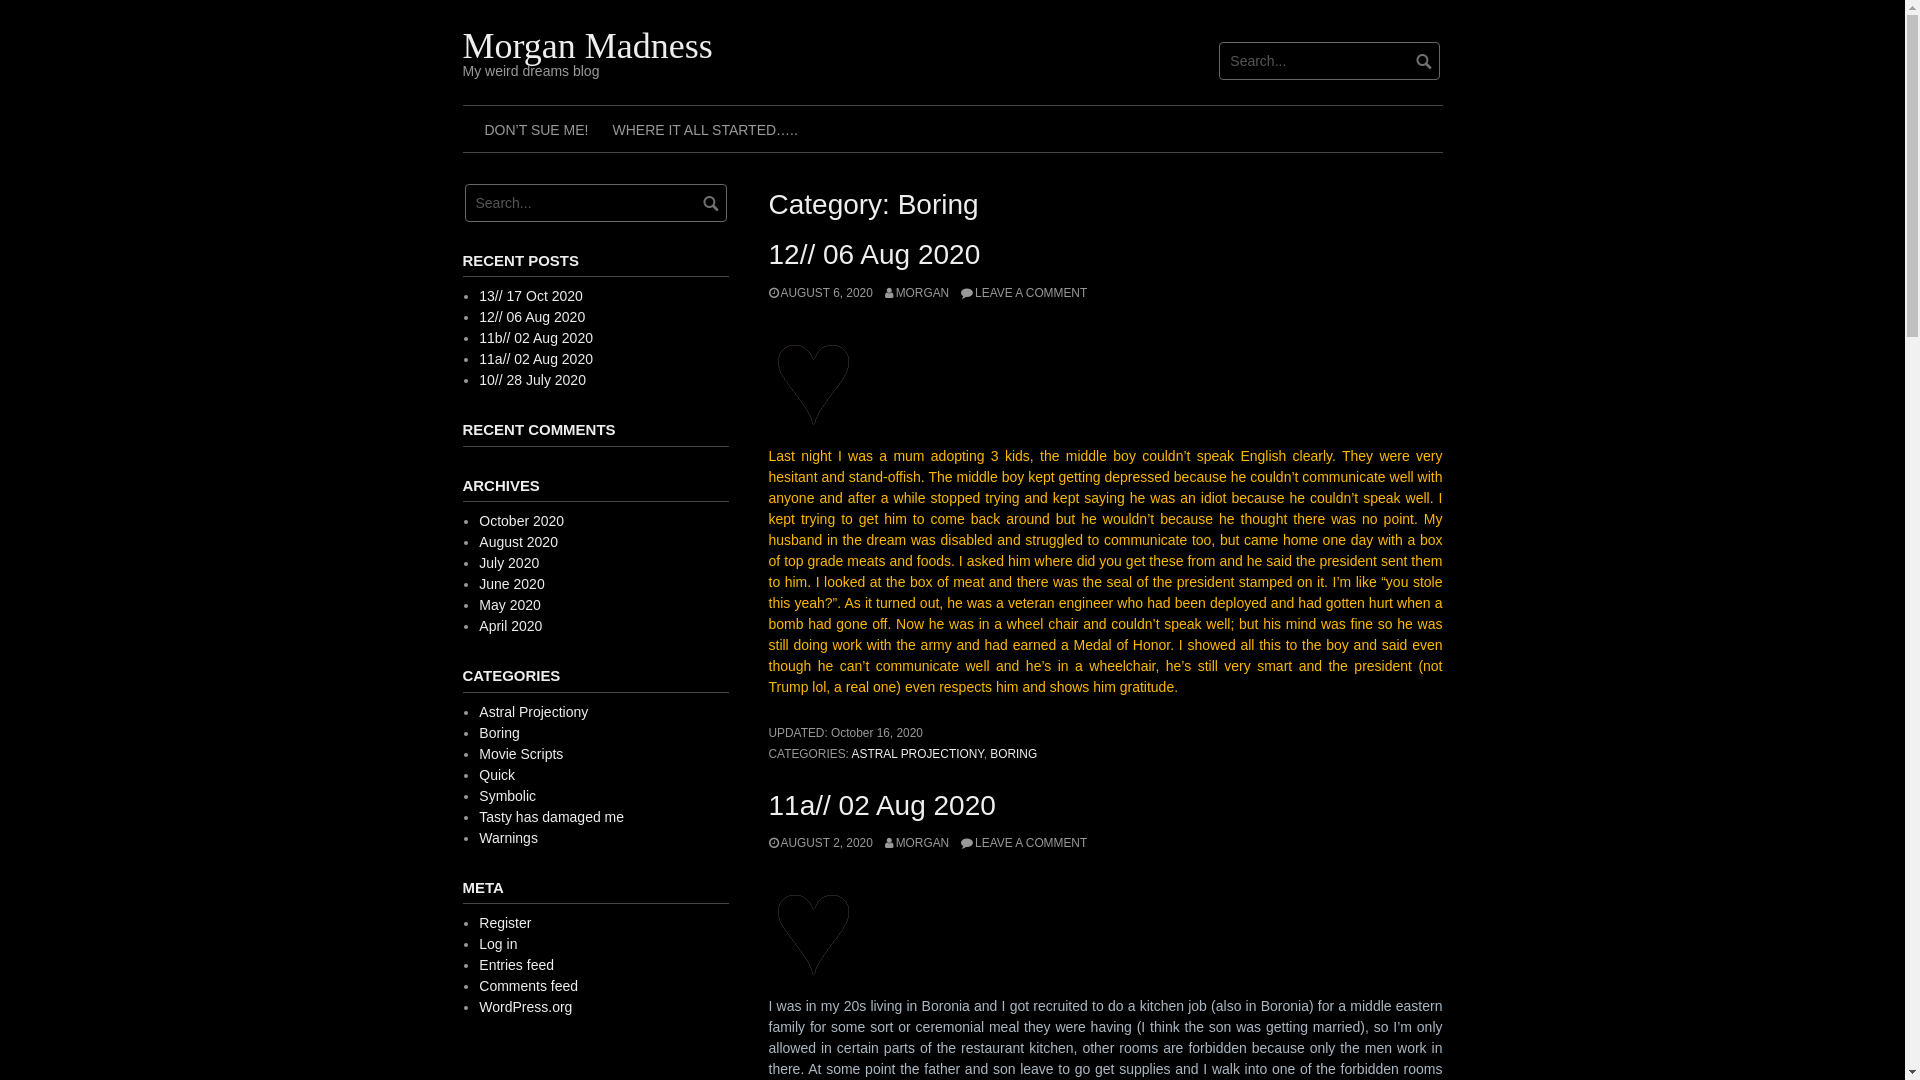  Describe the element at coordinates (916, 293) in the screenshot. I see `'MORGAN'` at that location.